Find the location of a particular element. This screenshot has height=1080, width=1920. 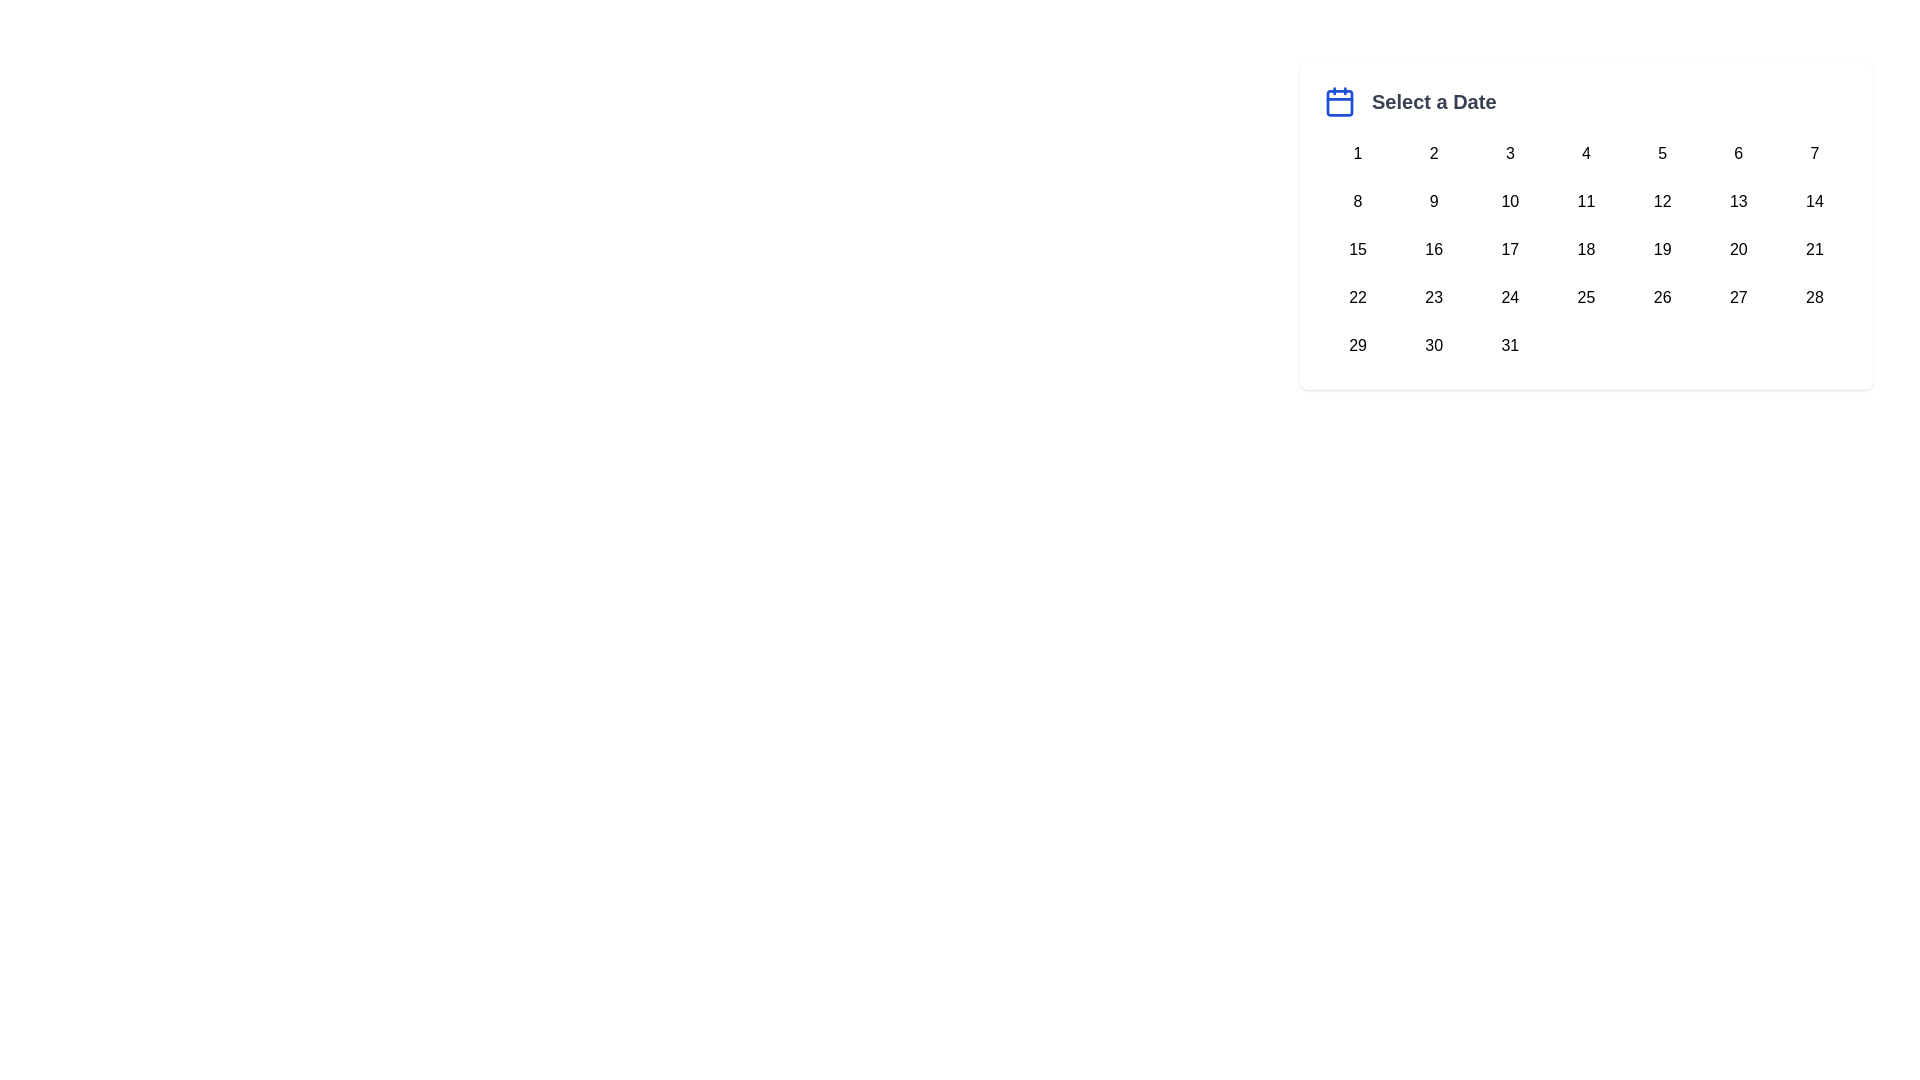

the selectable calendar day labeled '4' located in the grid layout within the 'Select a Date' card is located at coordinates (1585, 153).